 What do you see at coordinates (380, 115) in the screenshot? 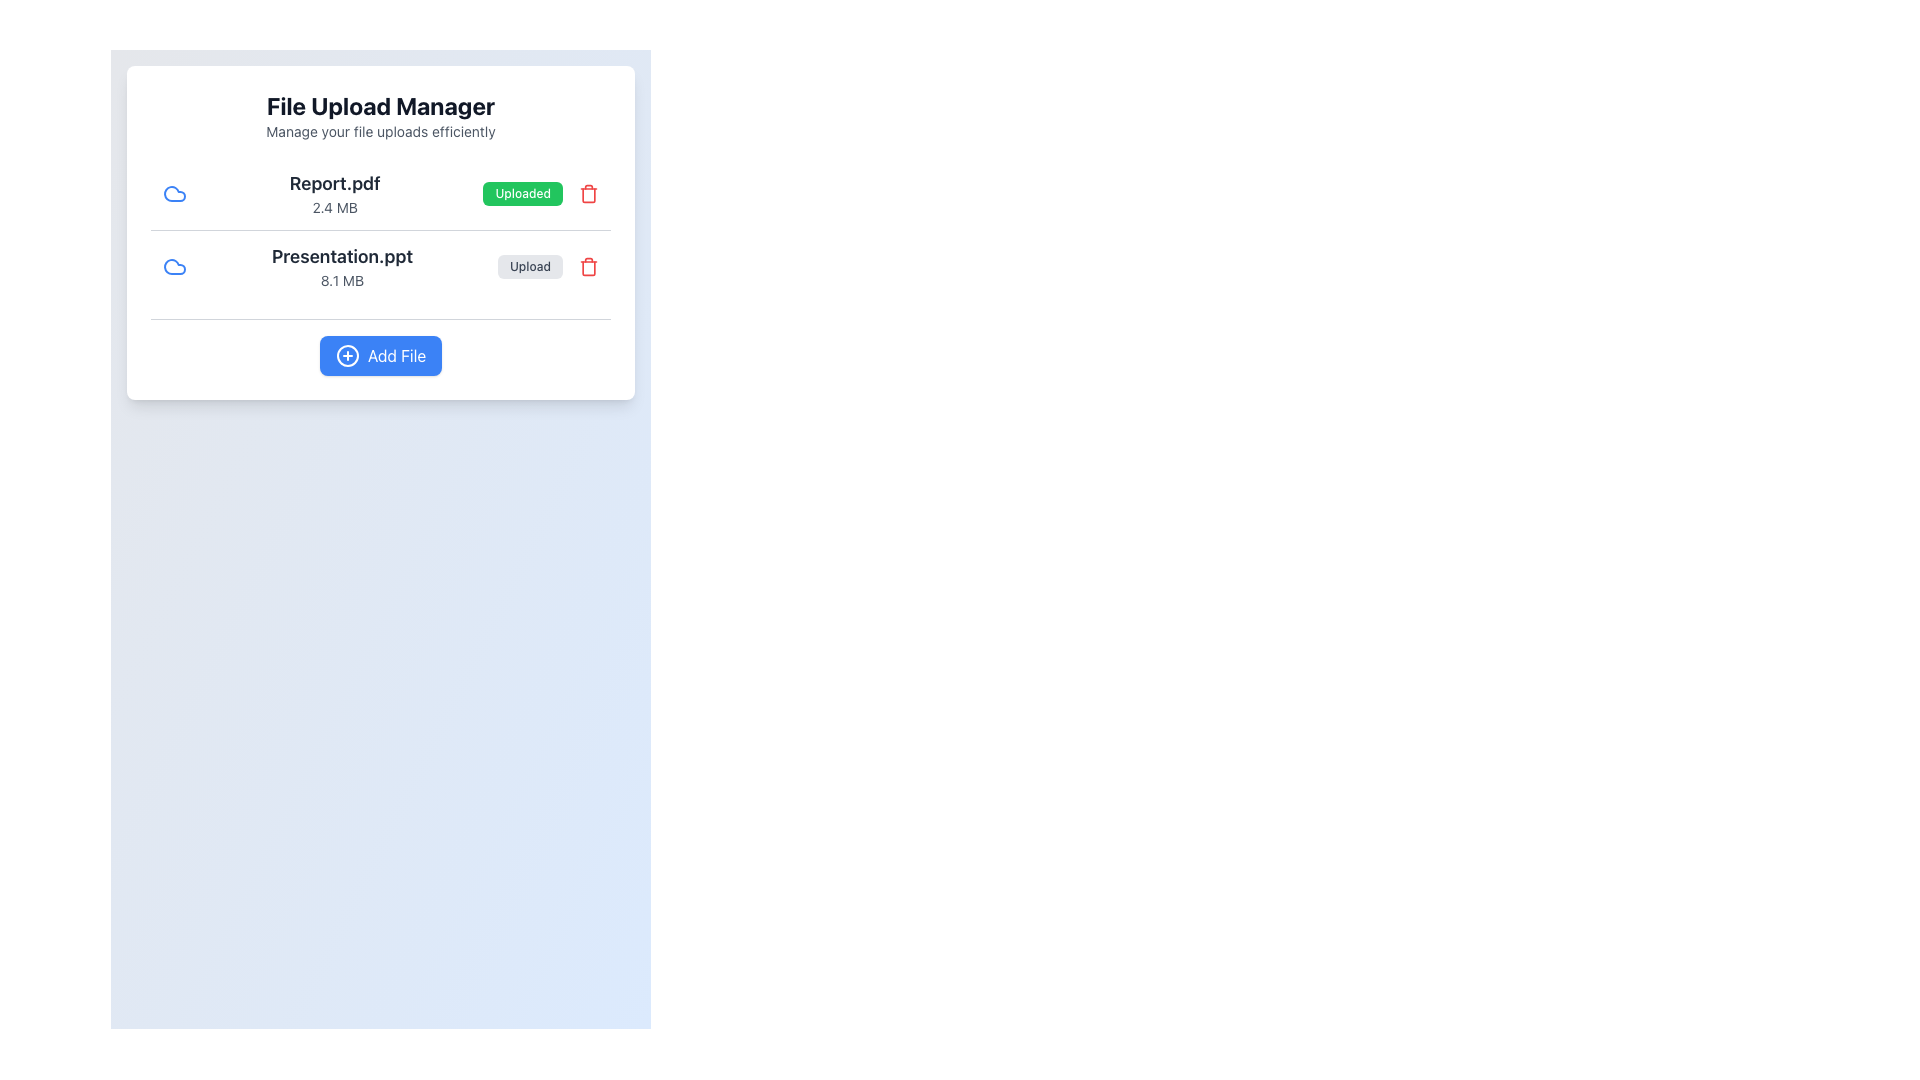
I see `the title and description Text Block at the top-center of the file management interface panel` at bounding box center [380, 115].